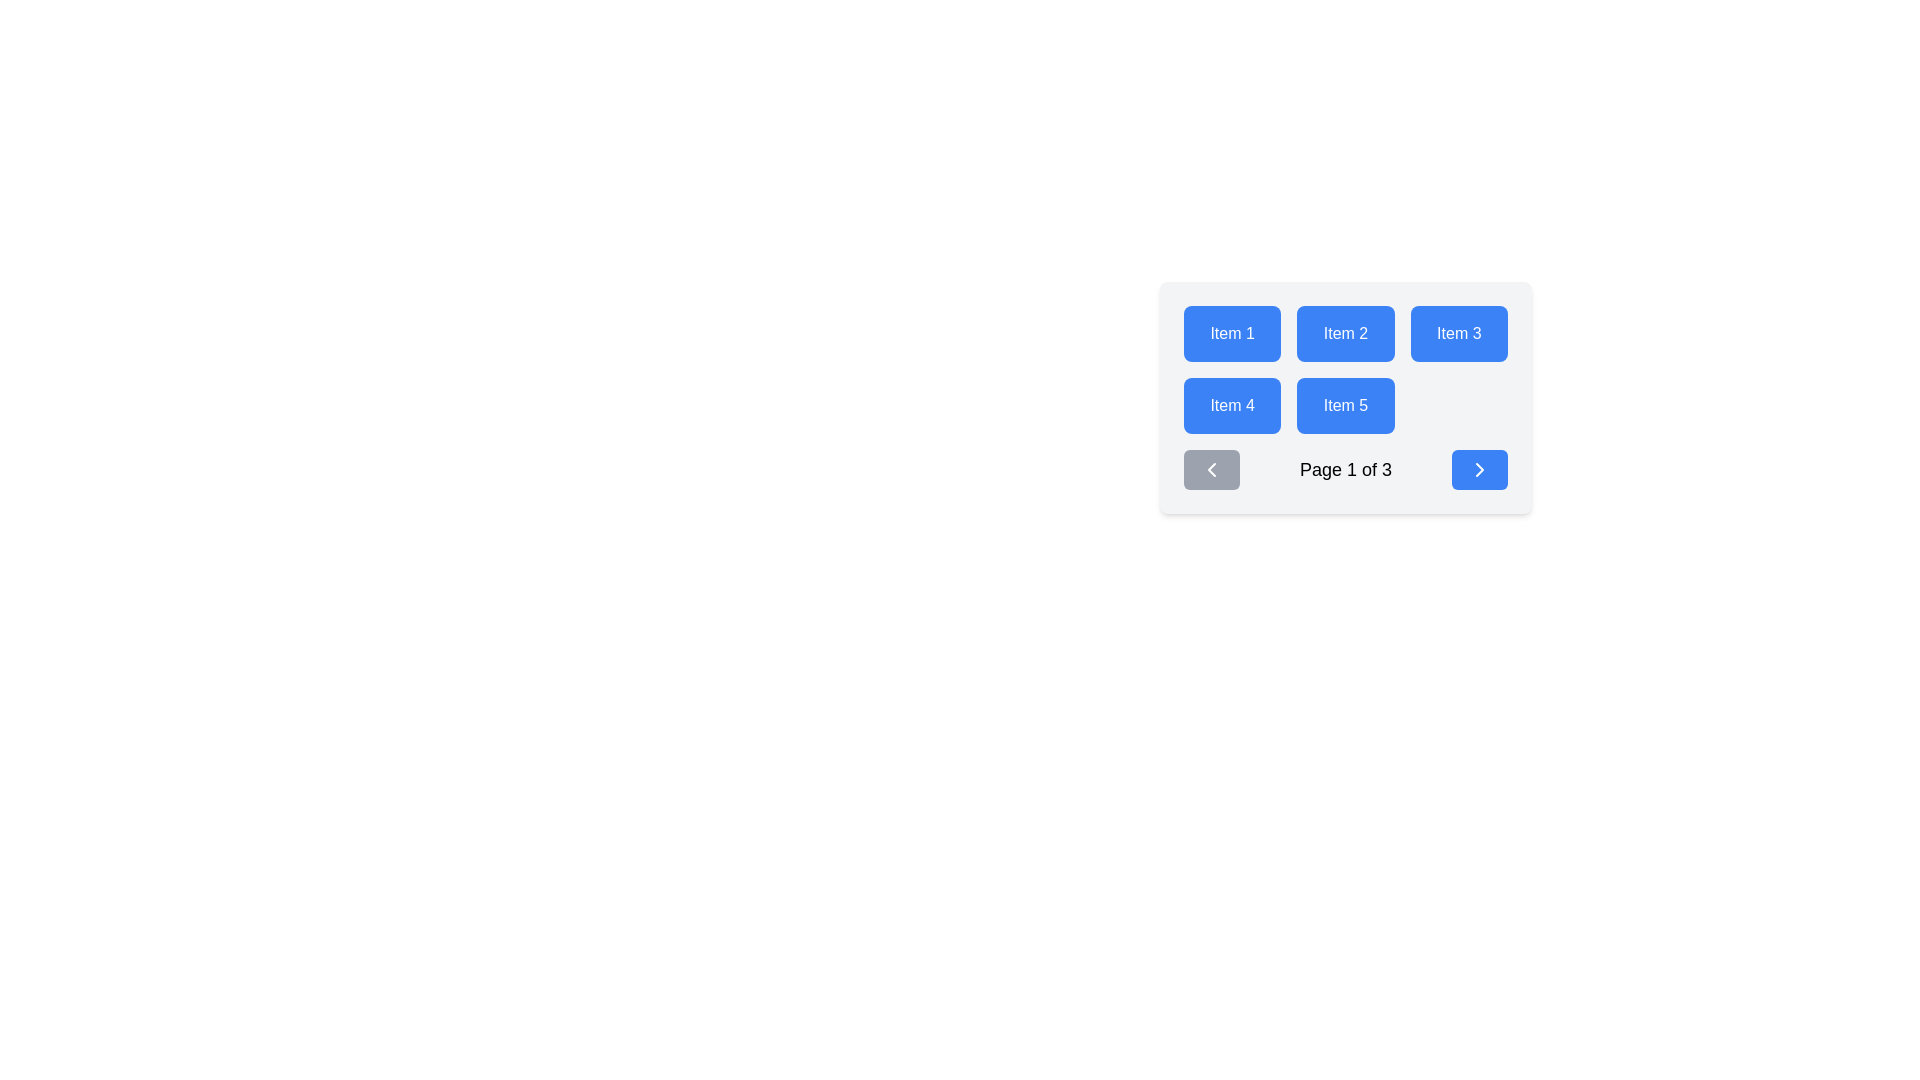  I want to click on the selectable button labeled 'Item 5' located in the second row and second column of the grid layout, so click(1345, 405).